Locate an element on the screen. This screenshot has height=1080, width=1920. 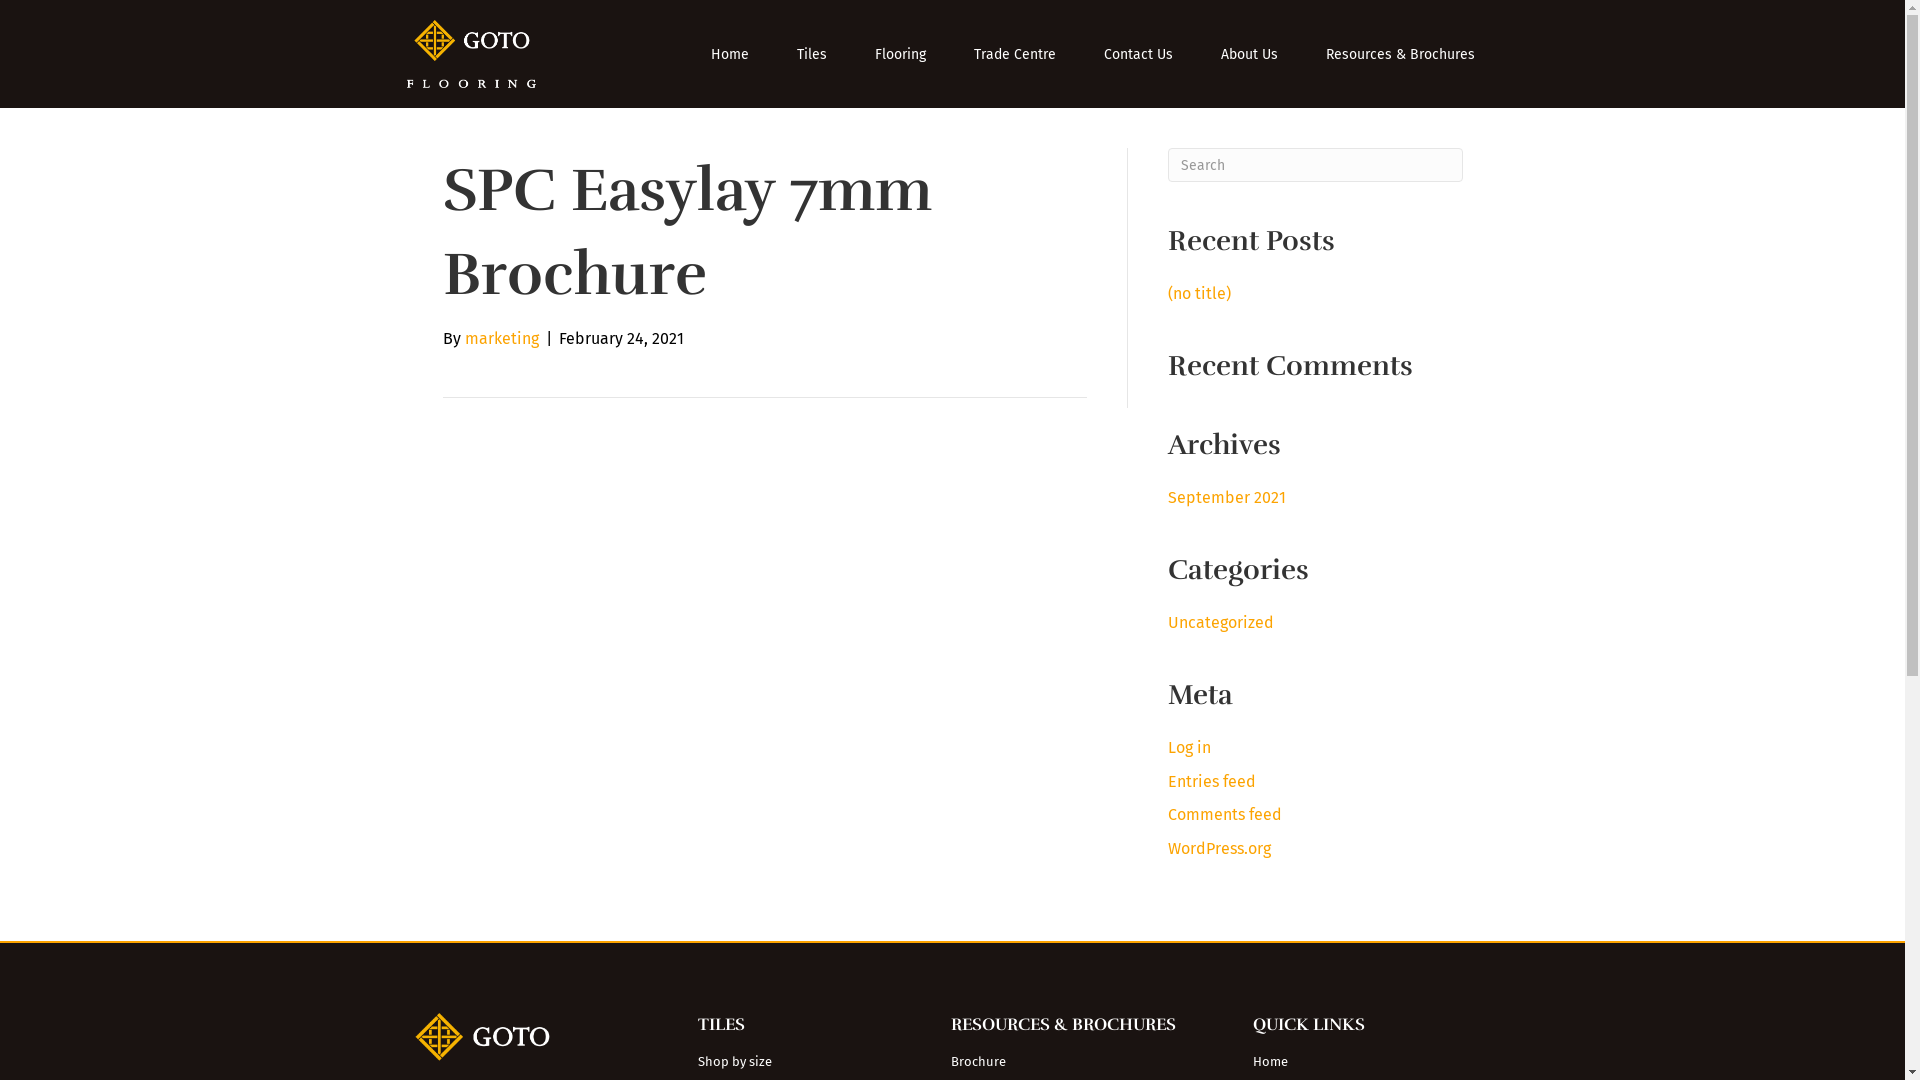
'Tiles' is located at coordinates (811, 53).